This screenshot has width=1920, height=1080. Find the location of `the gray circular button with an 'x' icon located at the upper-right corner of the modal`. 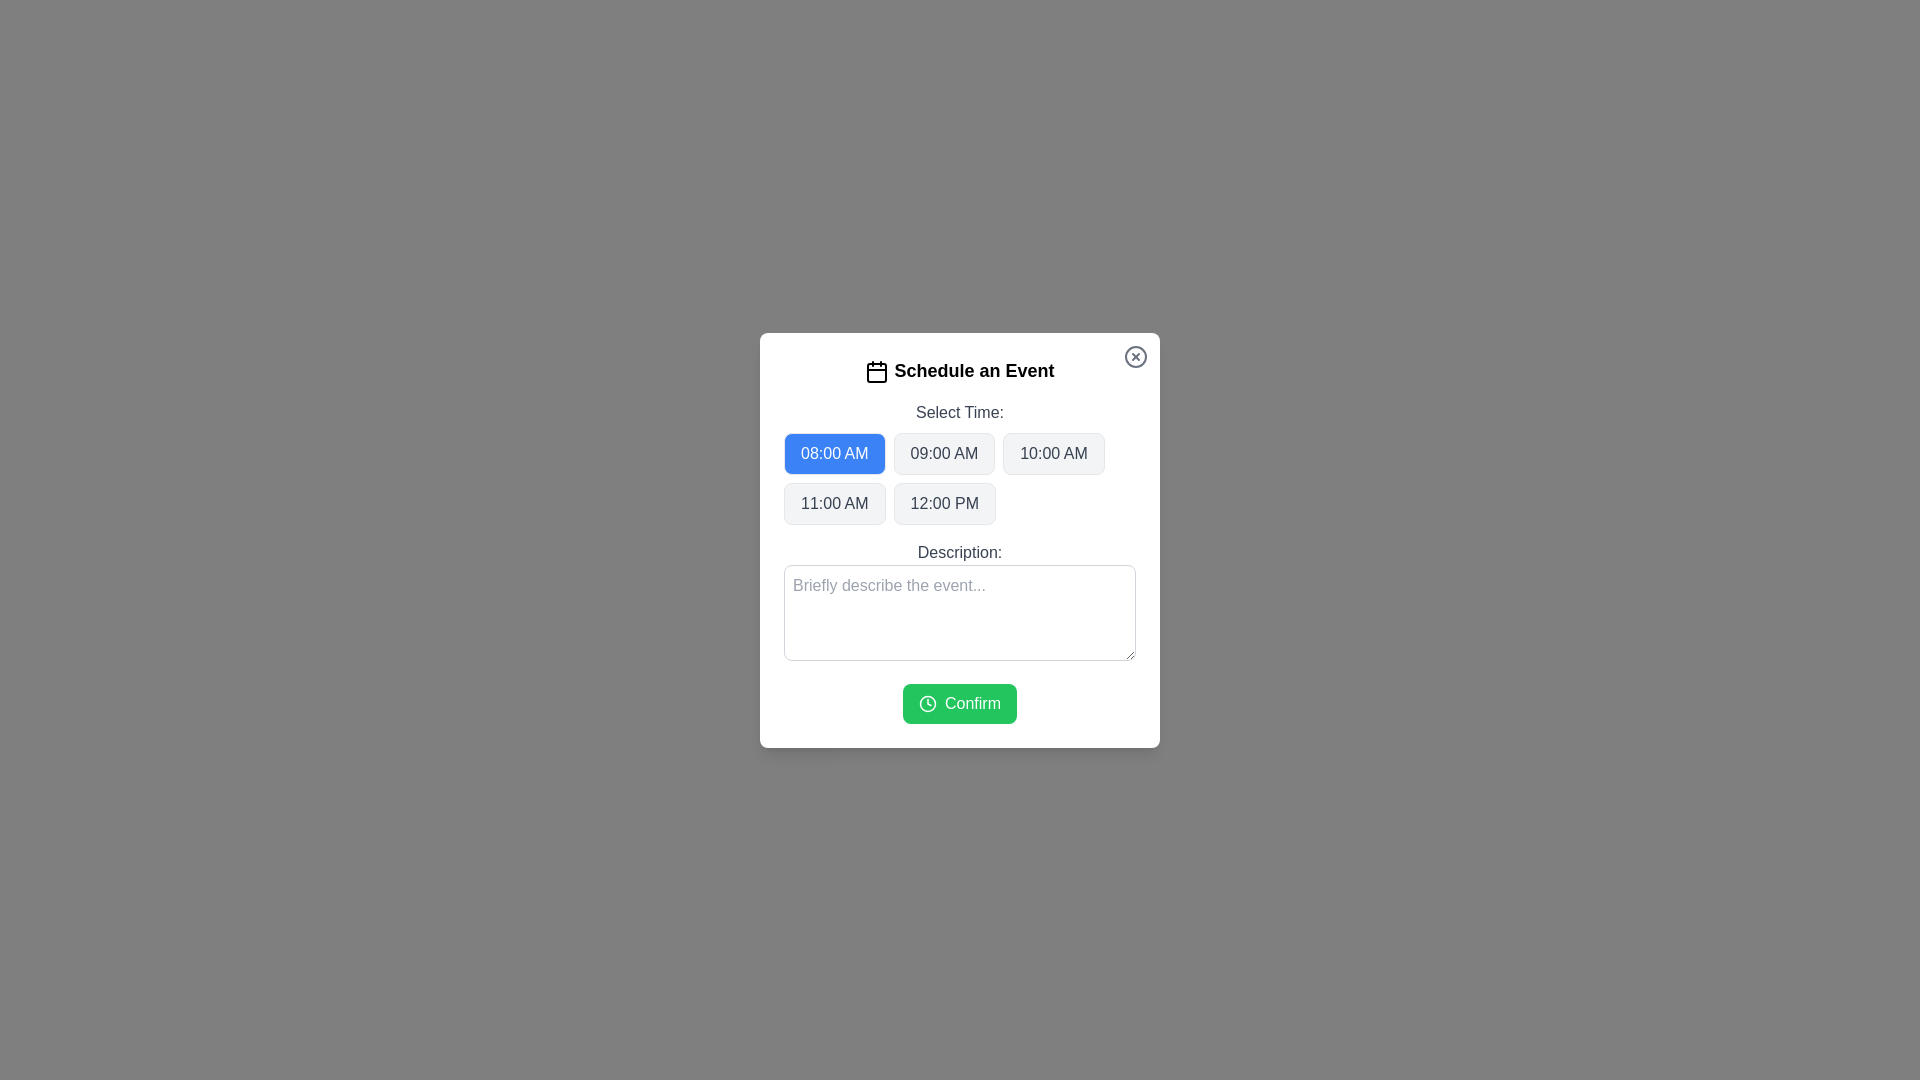

the gray circular button with an 'x' icon located at the upper-right corner of the modal is located at coordinates (1136, 354).